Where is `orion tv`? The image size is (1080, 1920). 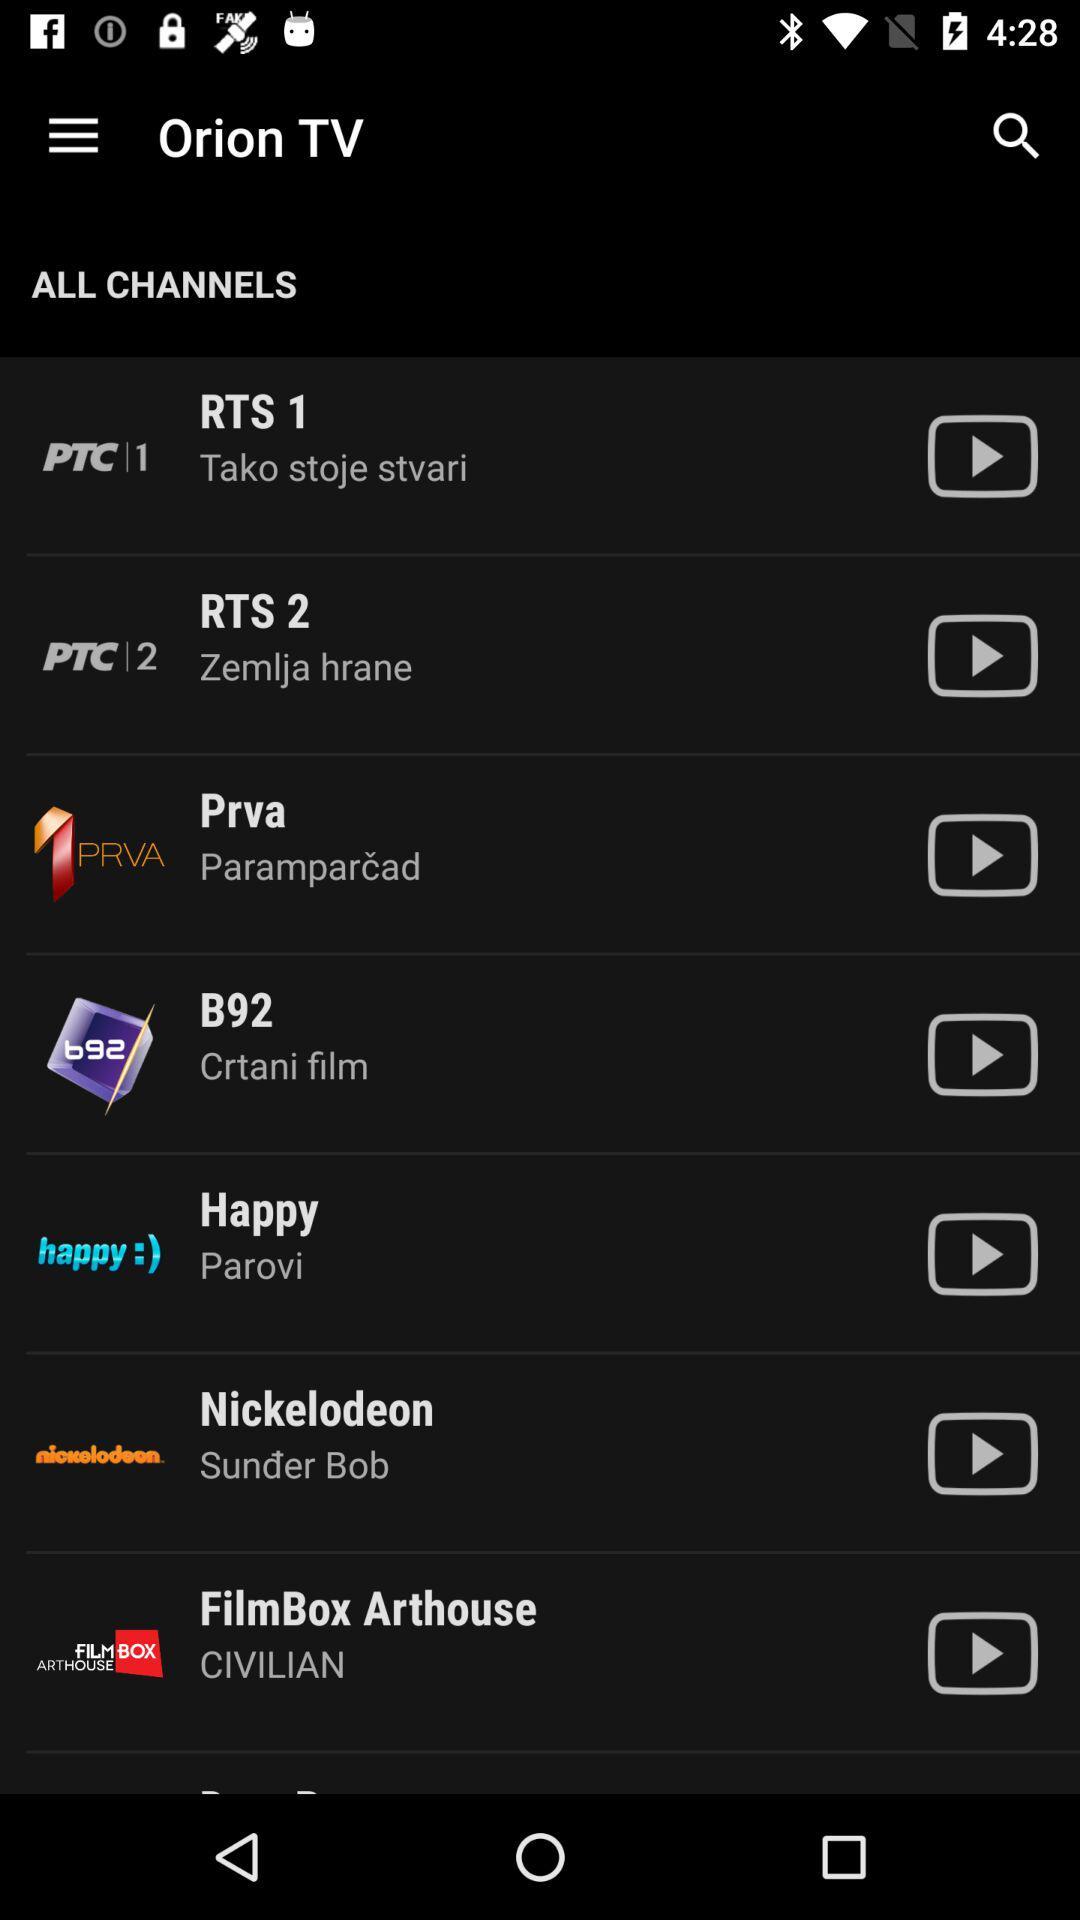
orion tv is located at coordinates (981, 1253).